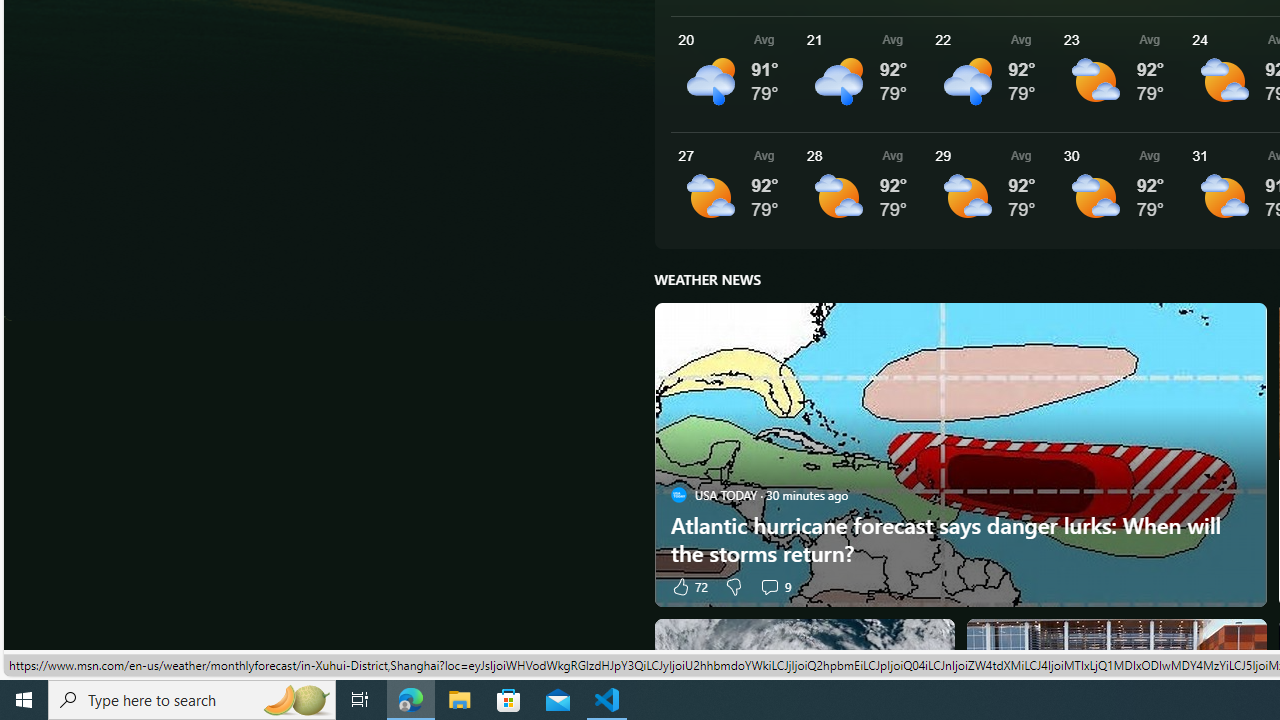 This screenshot has width=1280, height=720. What do you see at coordinates (733, 585) in the screenshot?
I see `'Dislike'` at bounding box center [733, 585].